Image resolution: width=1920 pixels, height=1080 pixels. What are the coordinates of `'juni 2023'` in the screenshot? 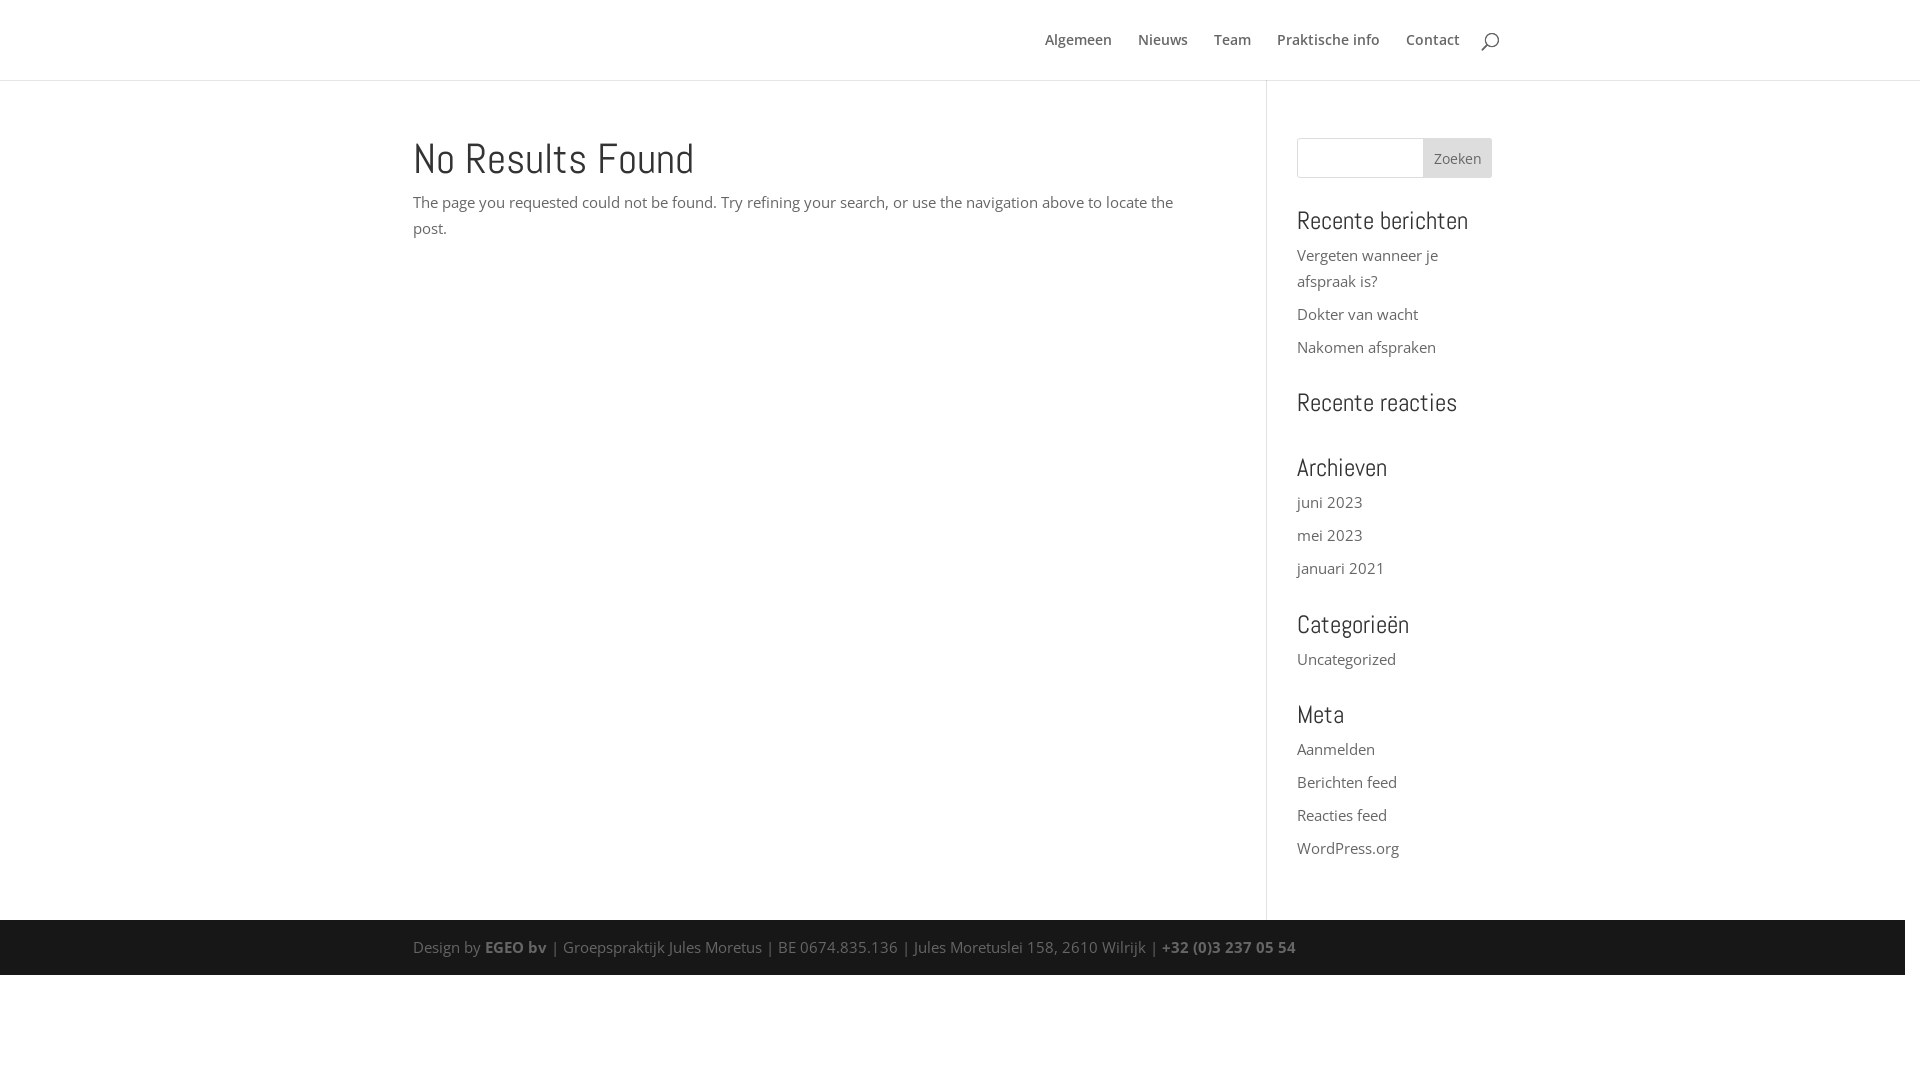 It's located at (1329, 500).